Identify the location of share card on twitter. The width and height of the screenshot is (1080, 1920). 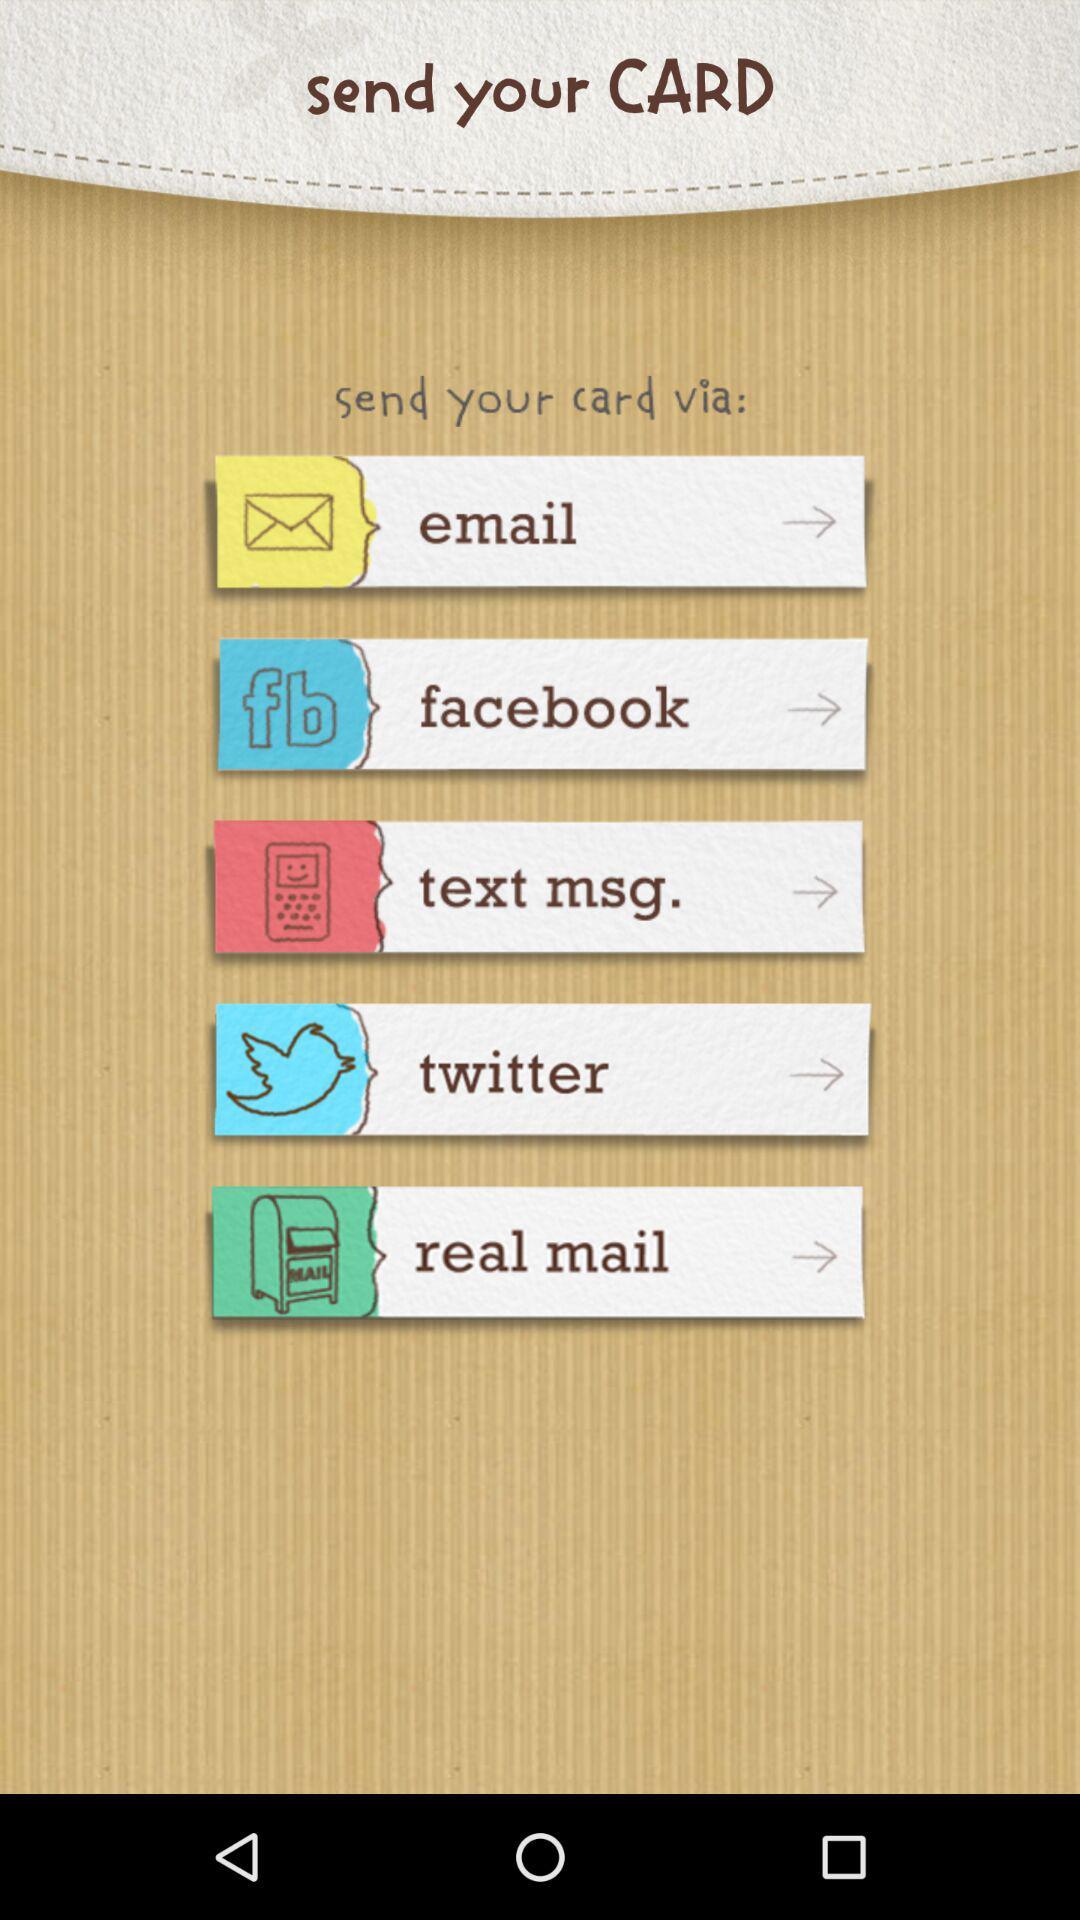
(540, 1080).